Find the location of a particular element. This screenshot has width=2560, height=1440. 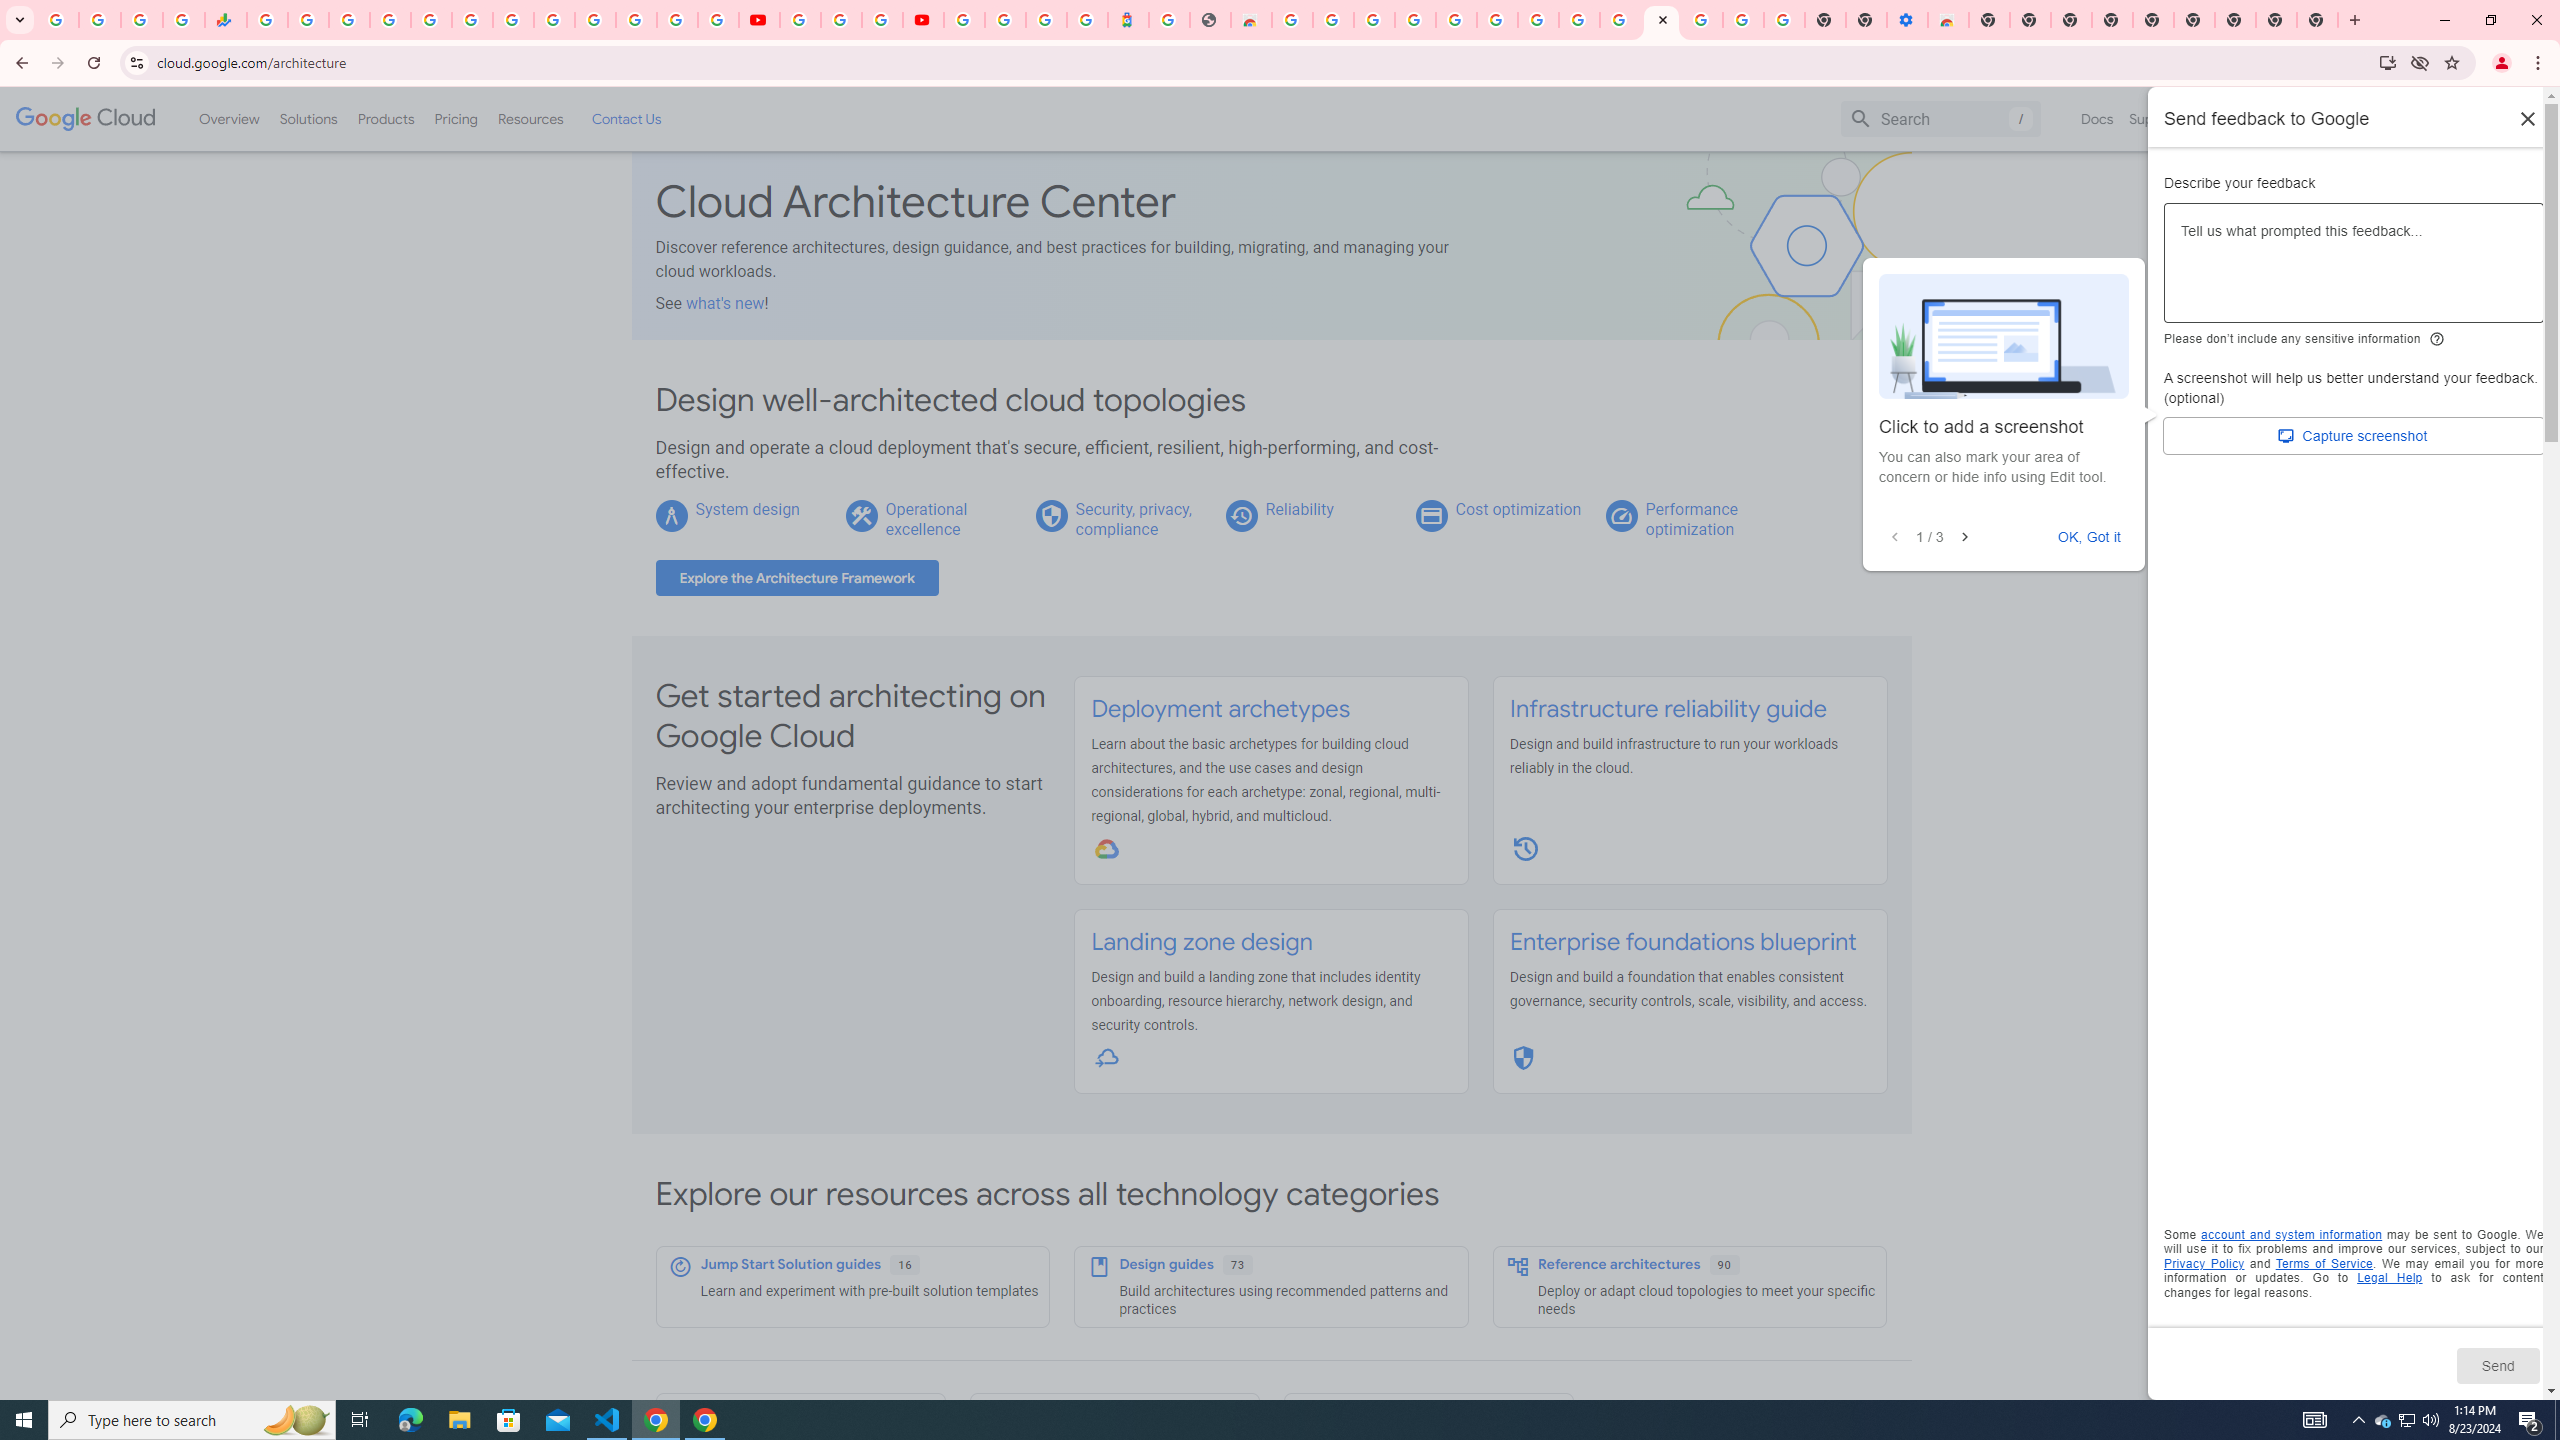

'Previous' is located at coordinates (1895, 536).